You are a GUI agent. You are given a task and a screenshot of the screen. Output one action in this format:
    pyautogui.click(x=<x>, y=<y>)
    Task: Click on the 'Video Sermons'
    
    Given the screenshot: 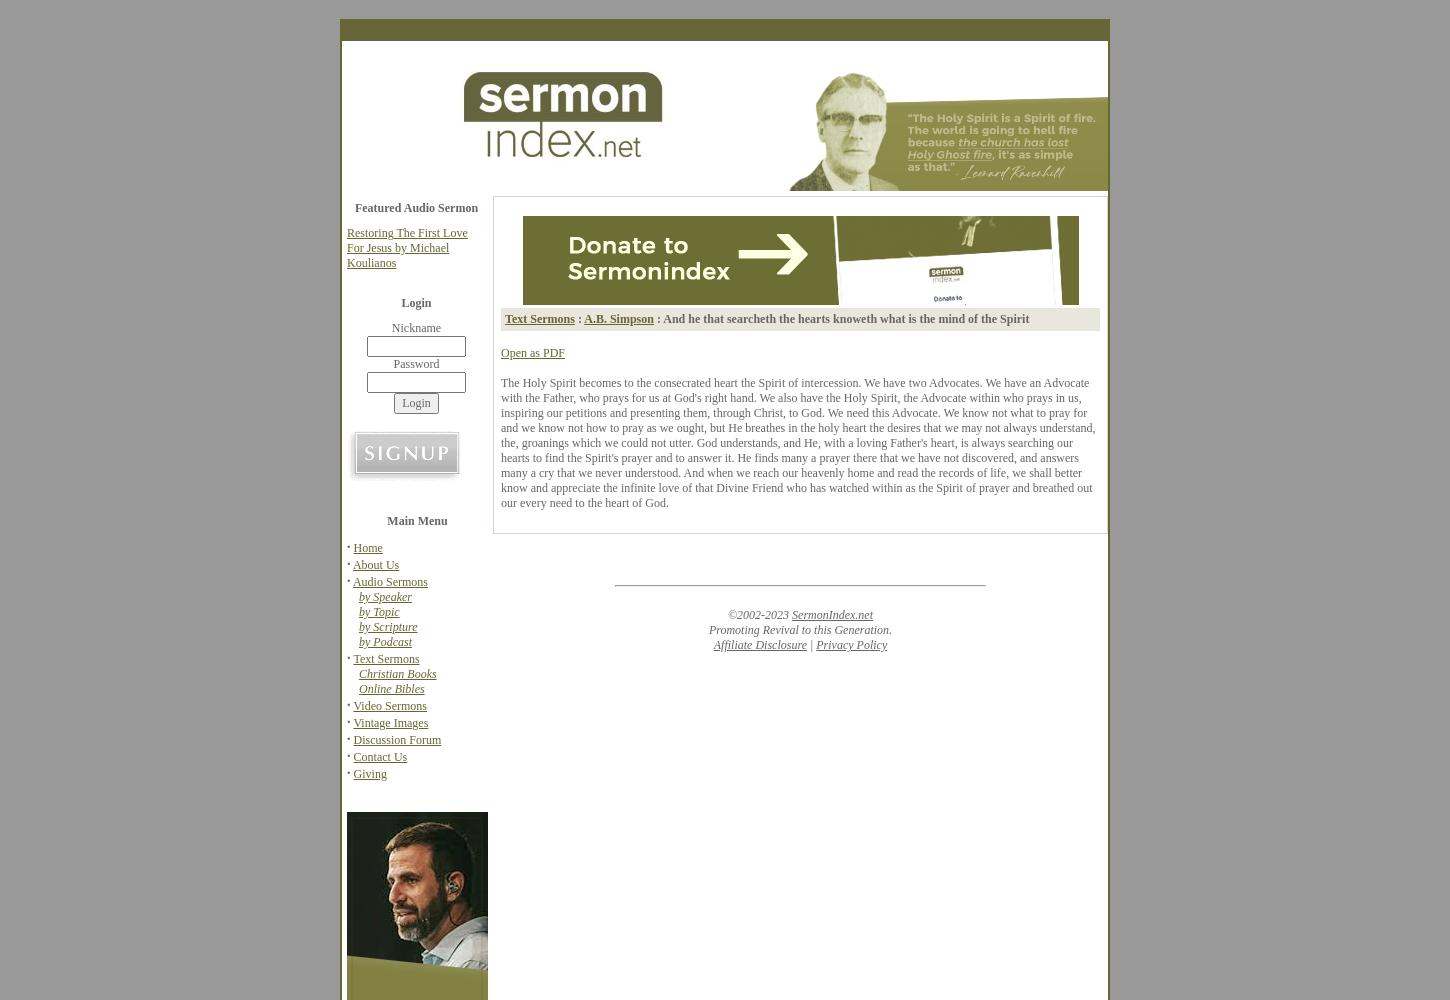 What is the action you would take?
    pyautogui.click(x=352, y=705)
    